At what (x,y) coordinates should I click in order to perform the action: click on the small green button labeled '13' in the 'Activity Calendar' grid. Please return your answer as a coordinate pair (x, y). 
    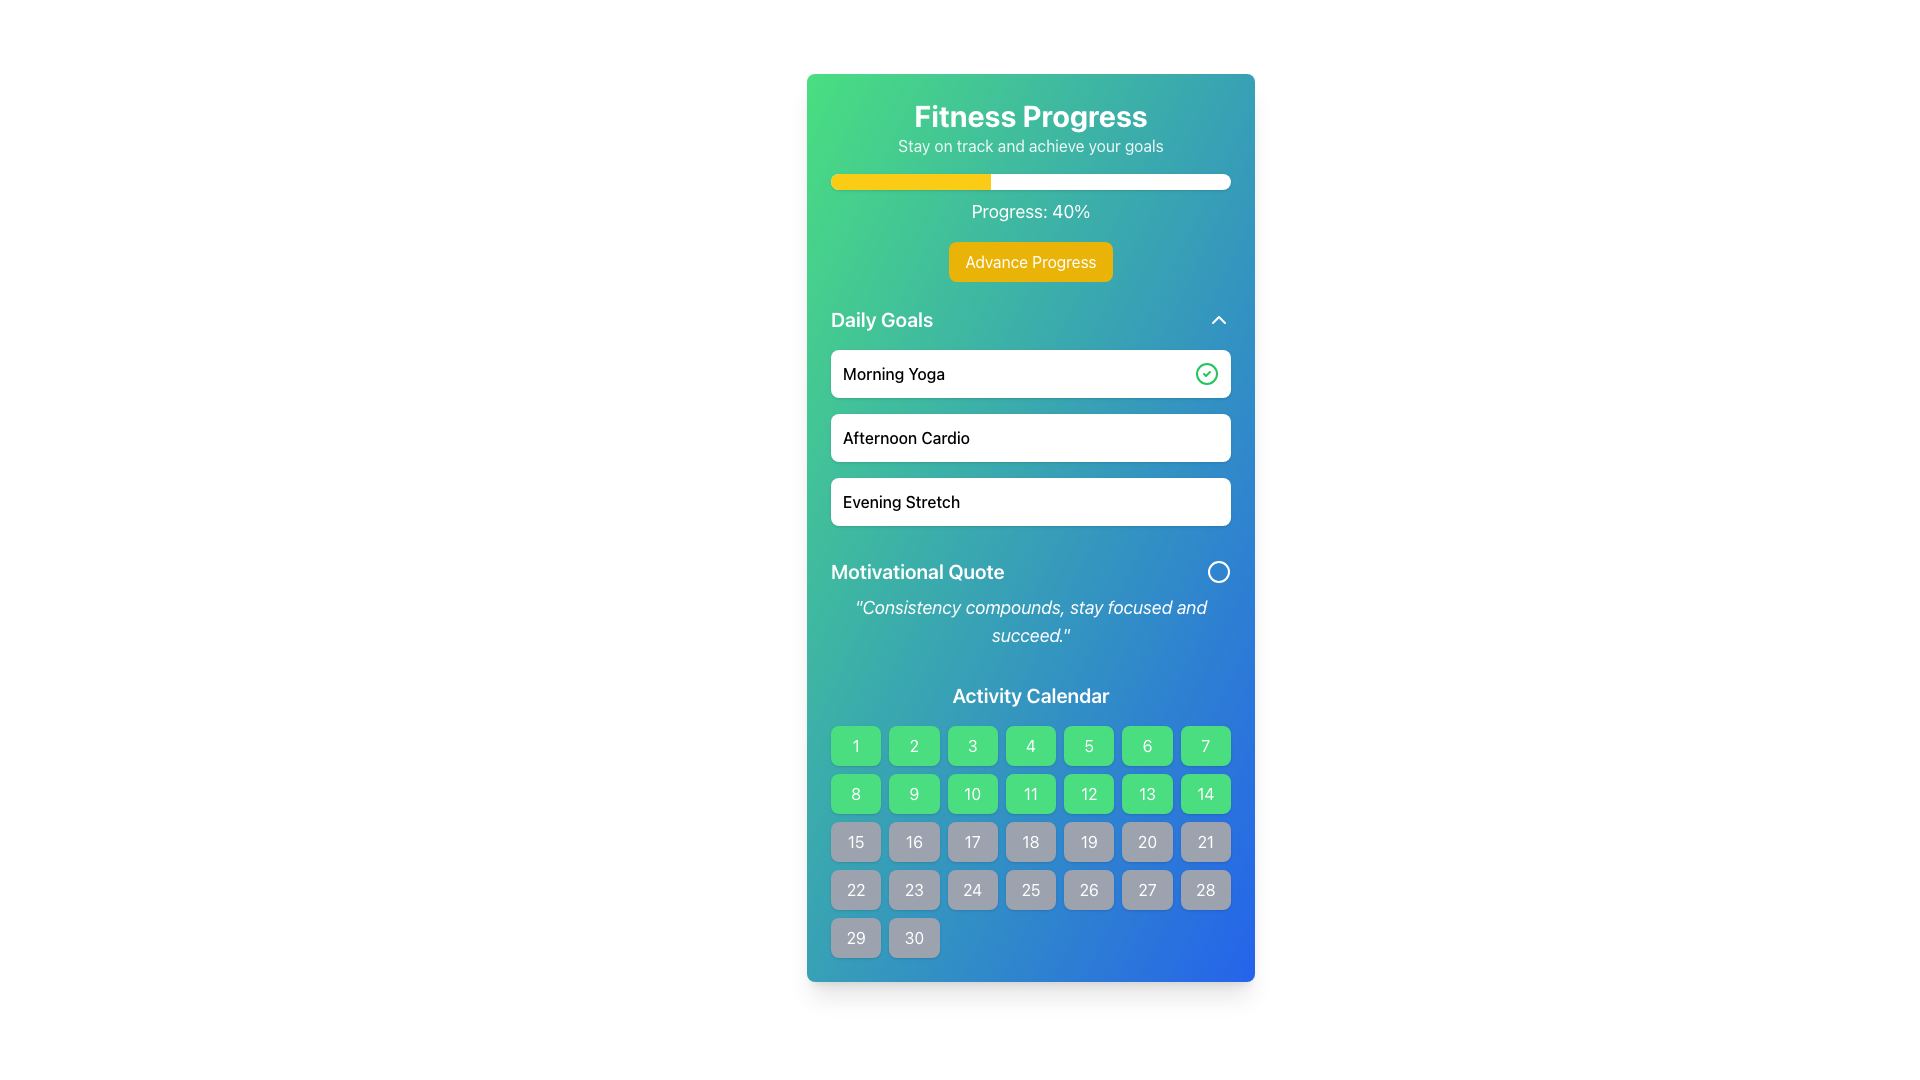
    Looking at the image, I should click on (1147, 793).